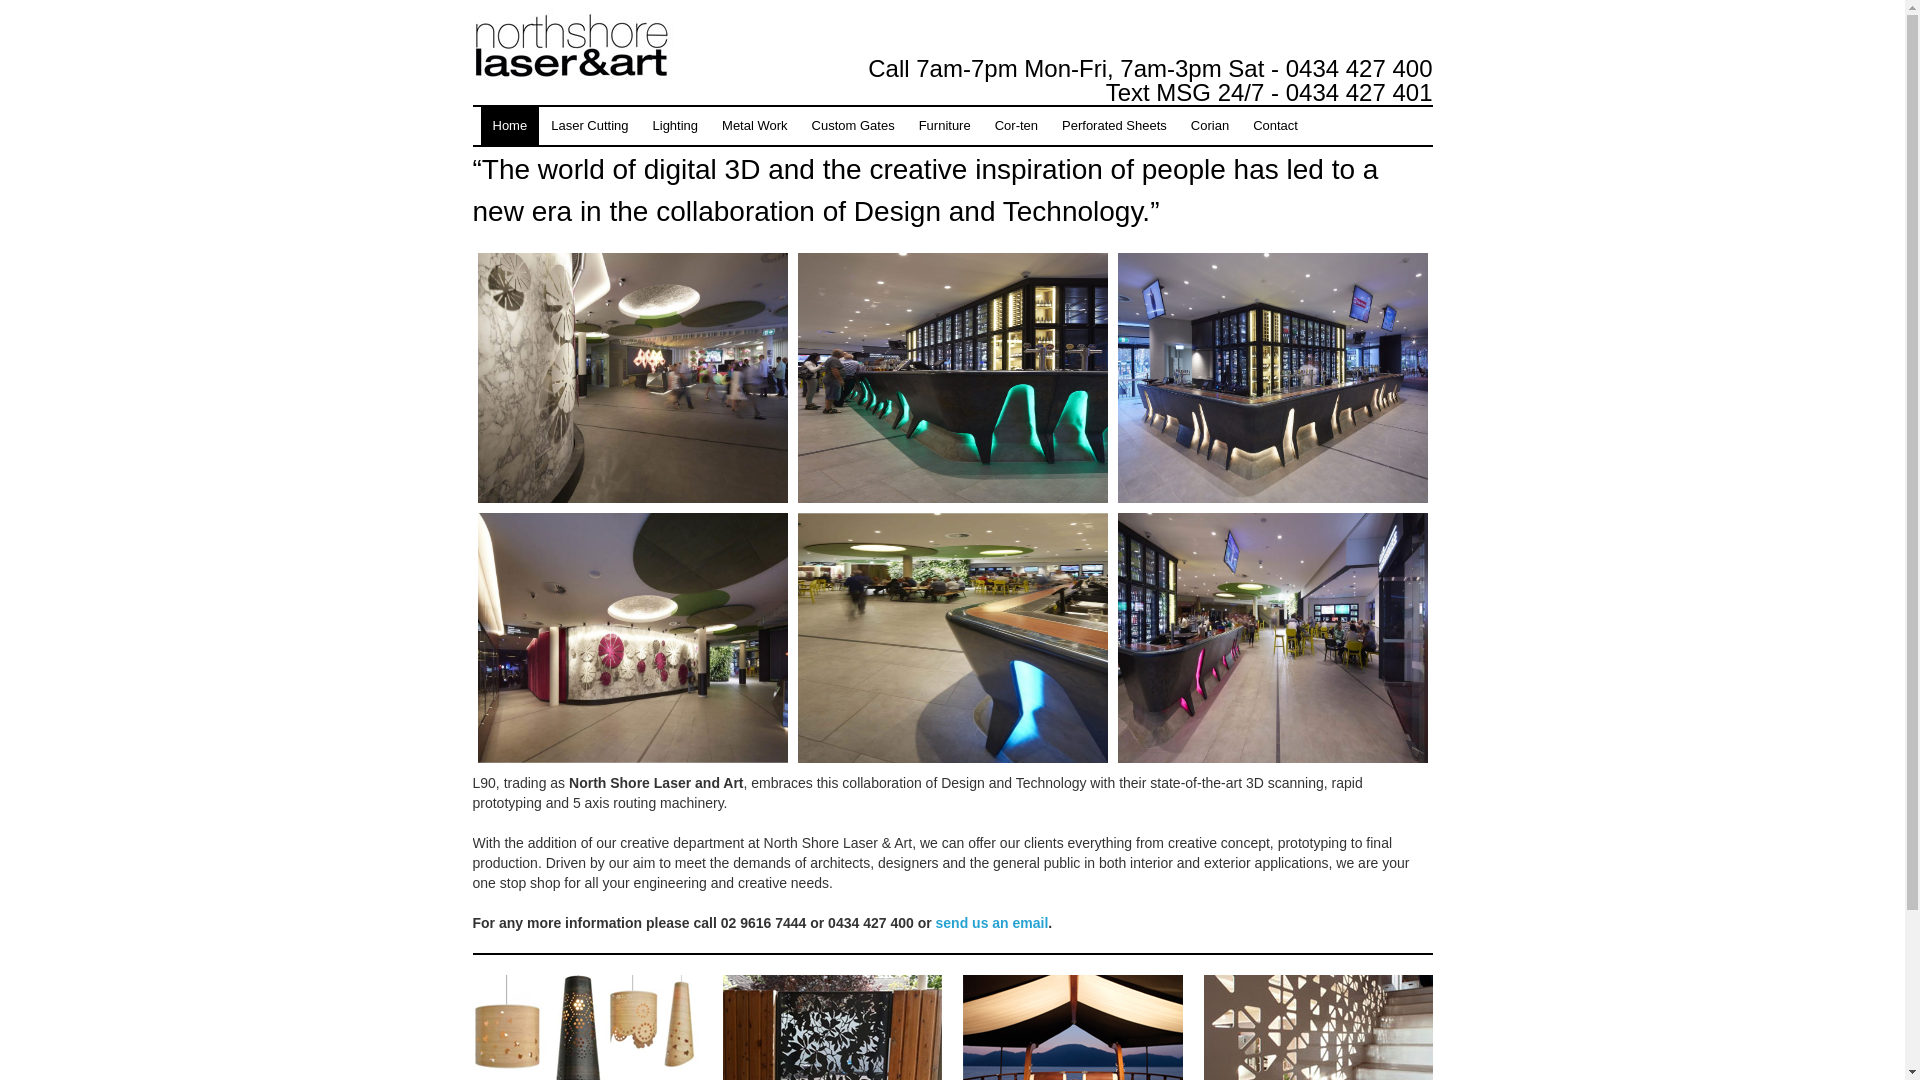  What do you see at coordinates (1016, 126) in the screenshot?
I see `'Cor-ten'` at bounding box center [1016, 126].